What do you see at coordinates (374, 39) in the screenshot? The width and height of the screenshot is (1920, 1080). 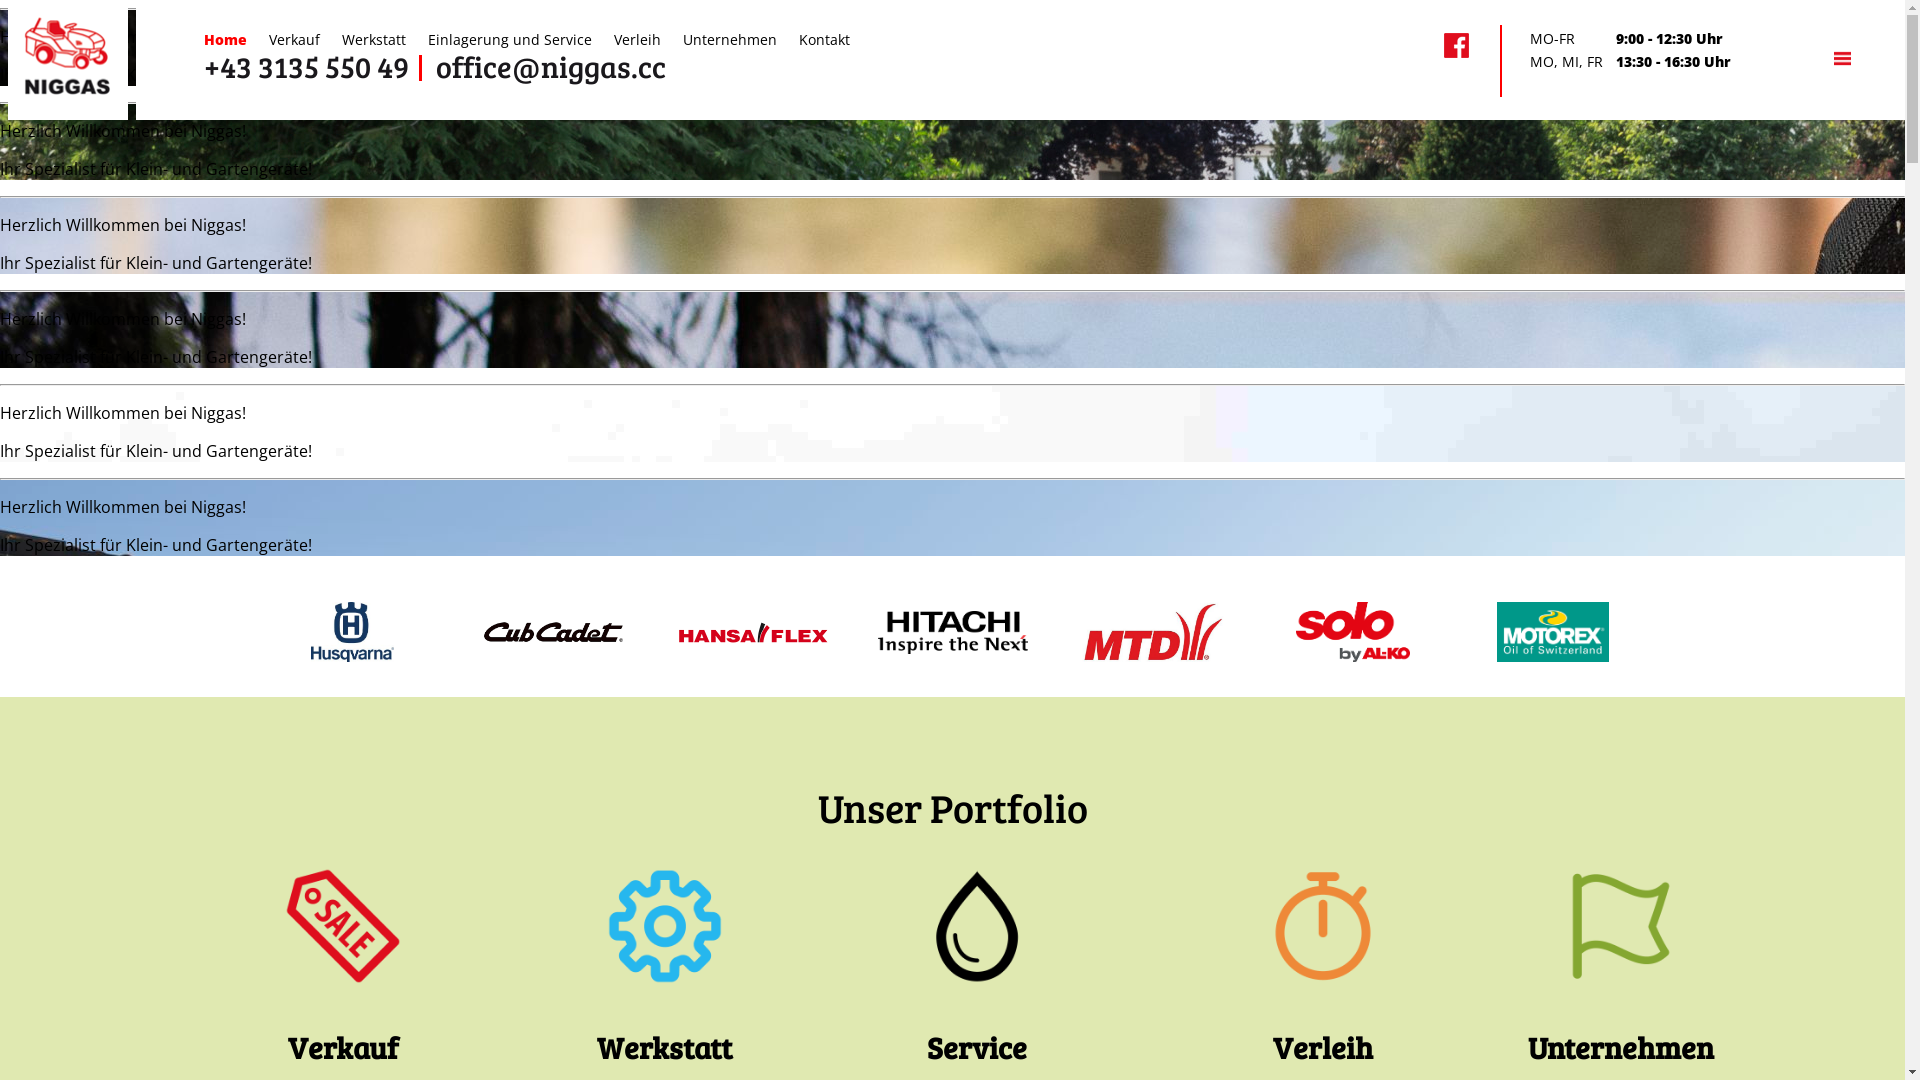 I see `'Werkstatt'` at bounding box center [374, 39].